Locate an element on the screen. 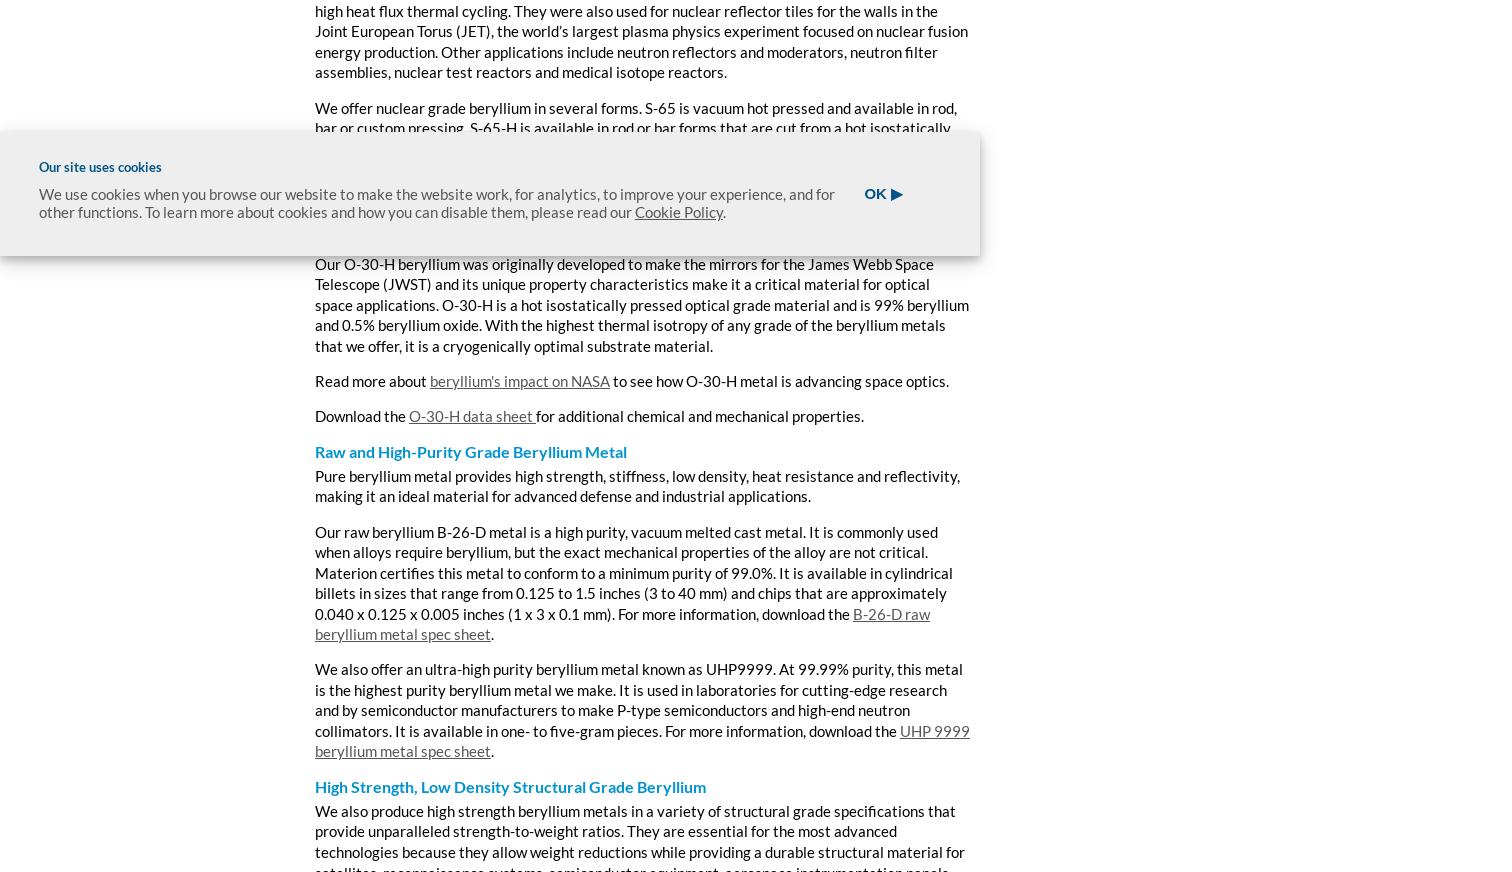 This screenshot has height=872, width=1512. 'to see how O-30-H metal is advancing space optics.' is located at coordinates (779, 381).